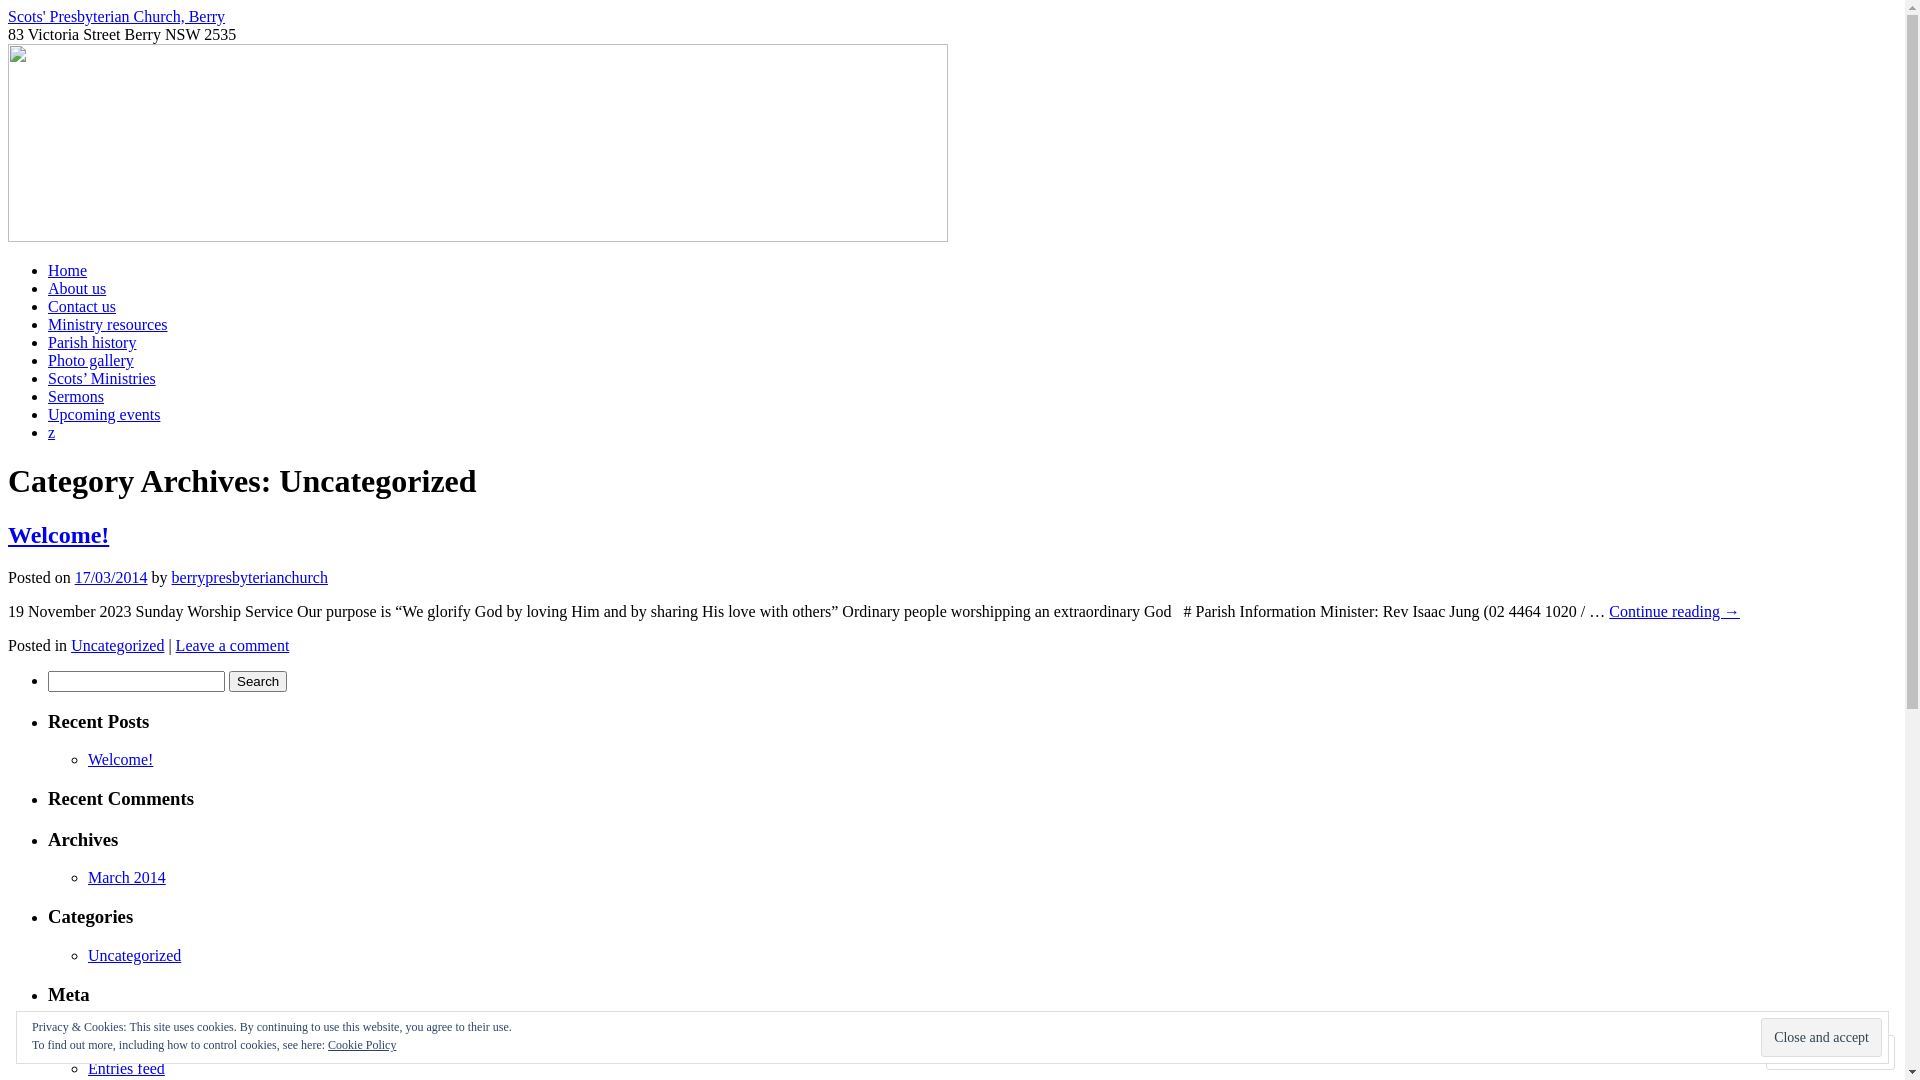 This screenshot has height=1080, width=1920. Describe the element at coordinates (233, 645) in the screenshot. I see `'Leave a comment'` at that location.